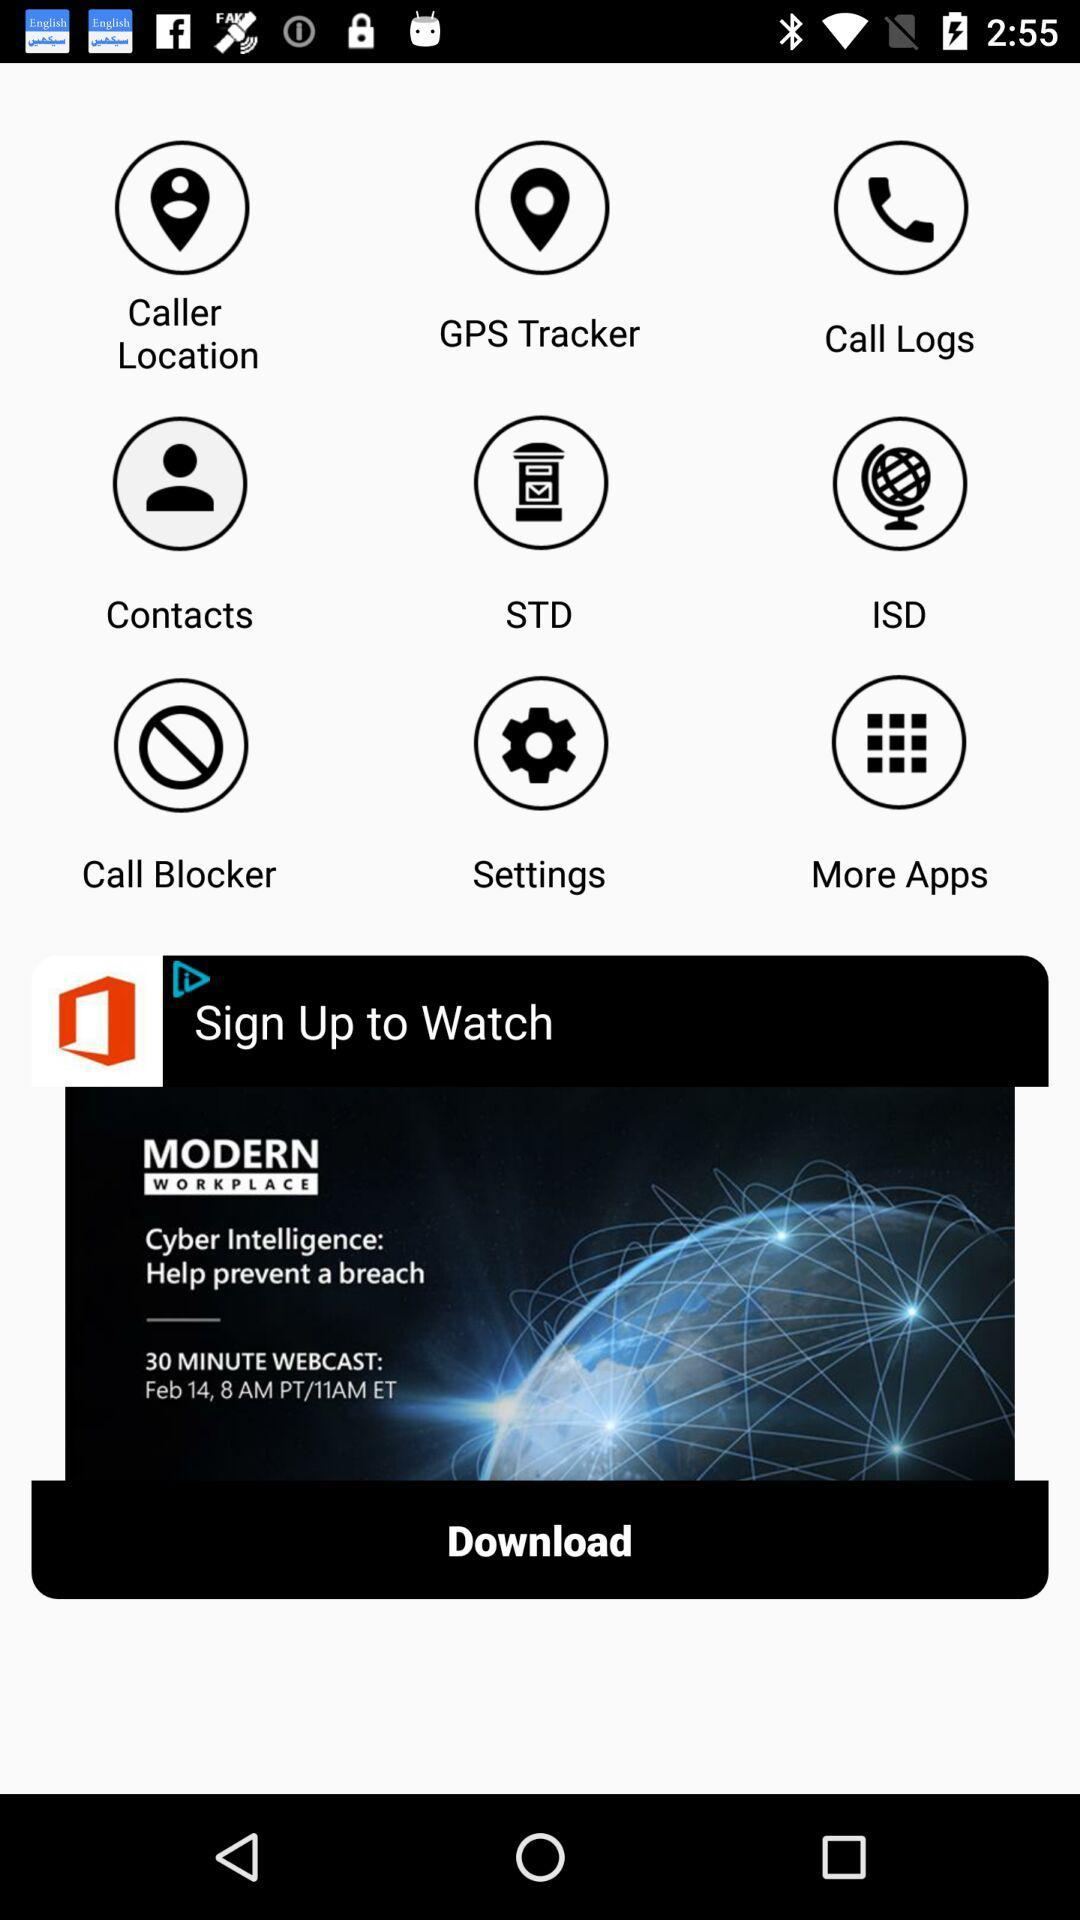 The width and height of the screenshot is (1080, 1920). What do you see at coordinates (191, 979) in the screenshot?
I see `share the page` at bounding box center [191, 979].